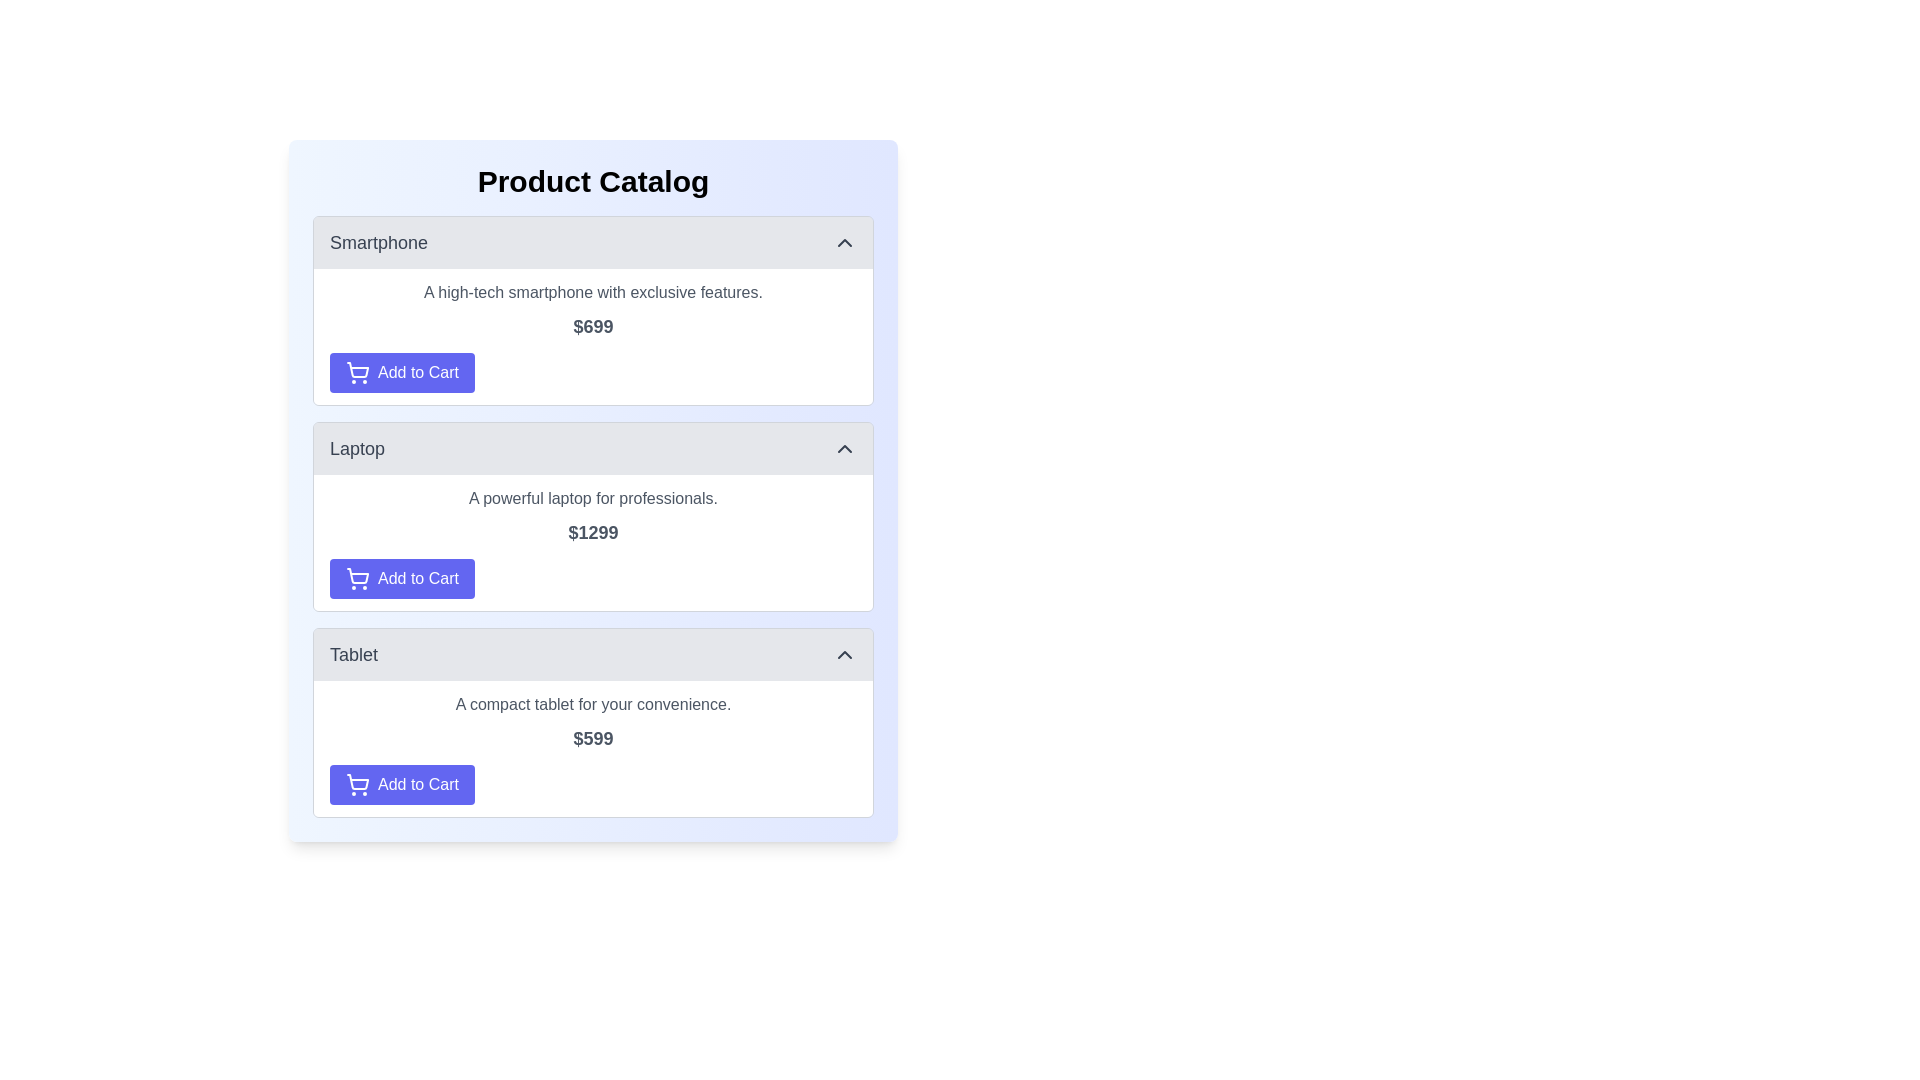 The width and height of the screenshot is (1920, 1080). I want to click on the text element that describes the key feature of the laptop in the product catalog, located above the price and 'Add to Cart' button, so click(592, 497).